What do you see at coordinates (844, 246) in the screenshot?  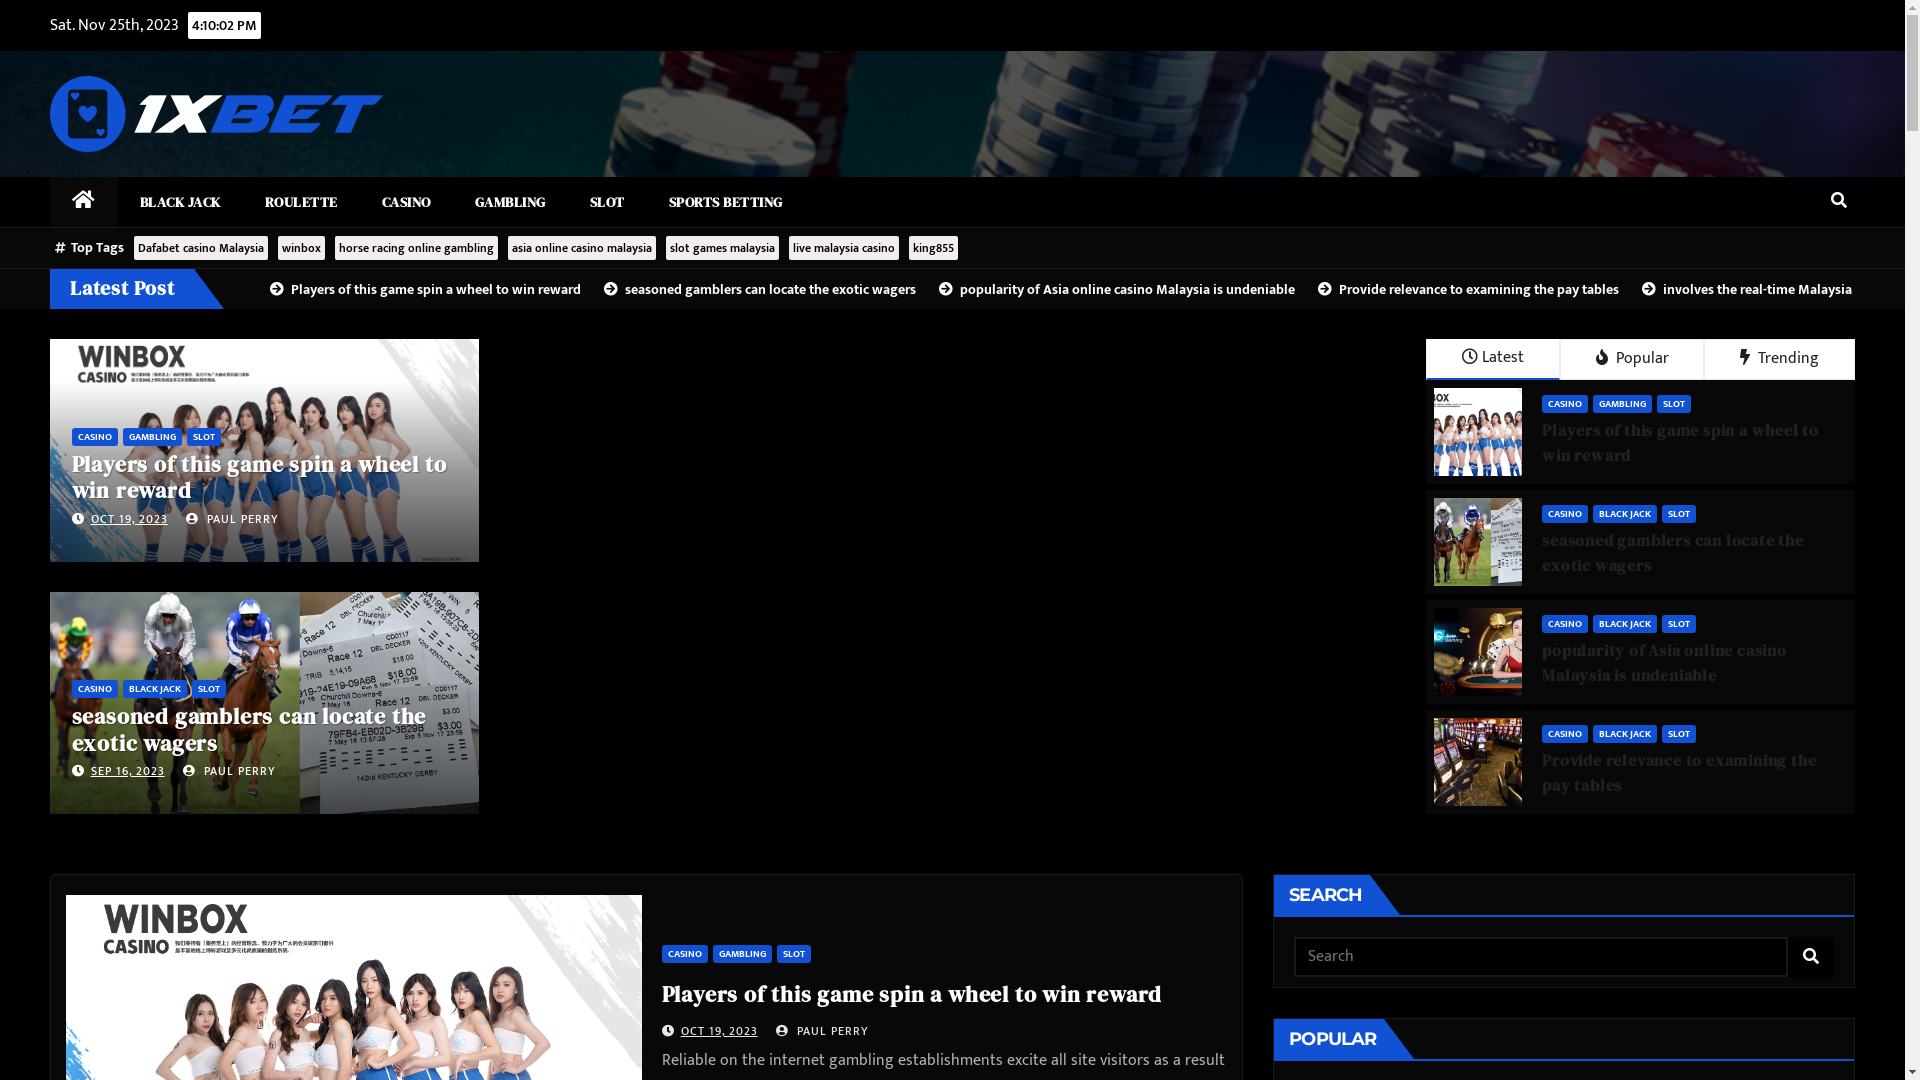 I see `'live malaysia casino'` at bounding box center [844, 246].